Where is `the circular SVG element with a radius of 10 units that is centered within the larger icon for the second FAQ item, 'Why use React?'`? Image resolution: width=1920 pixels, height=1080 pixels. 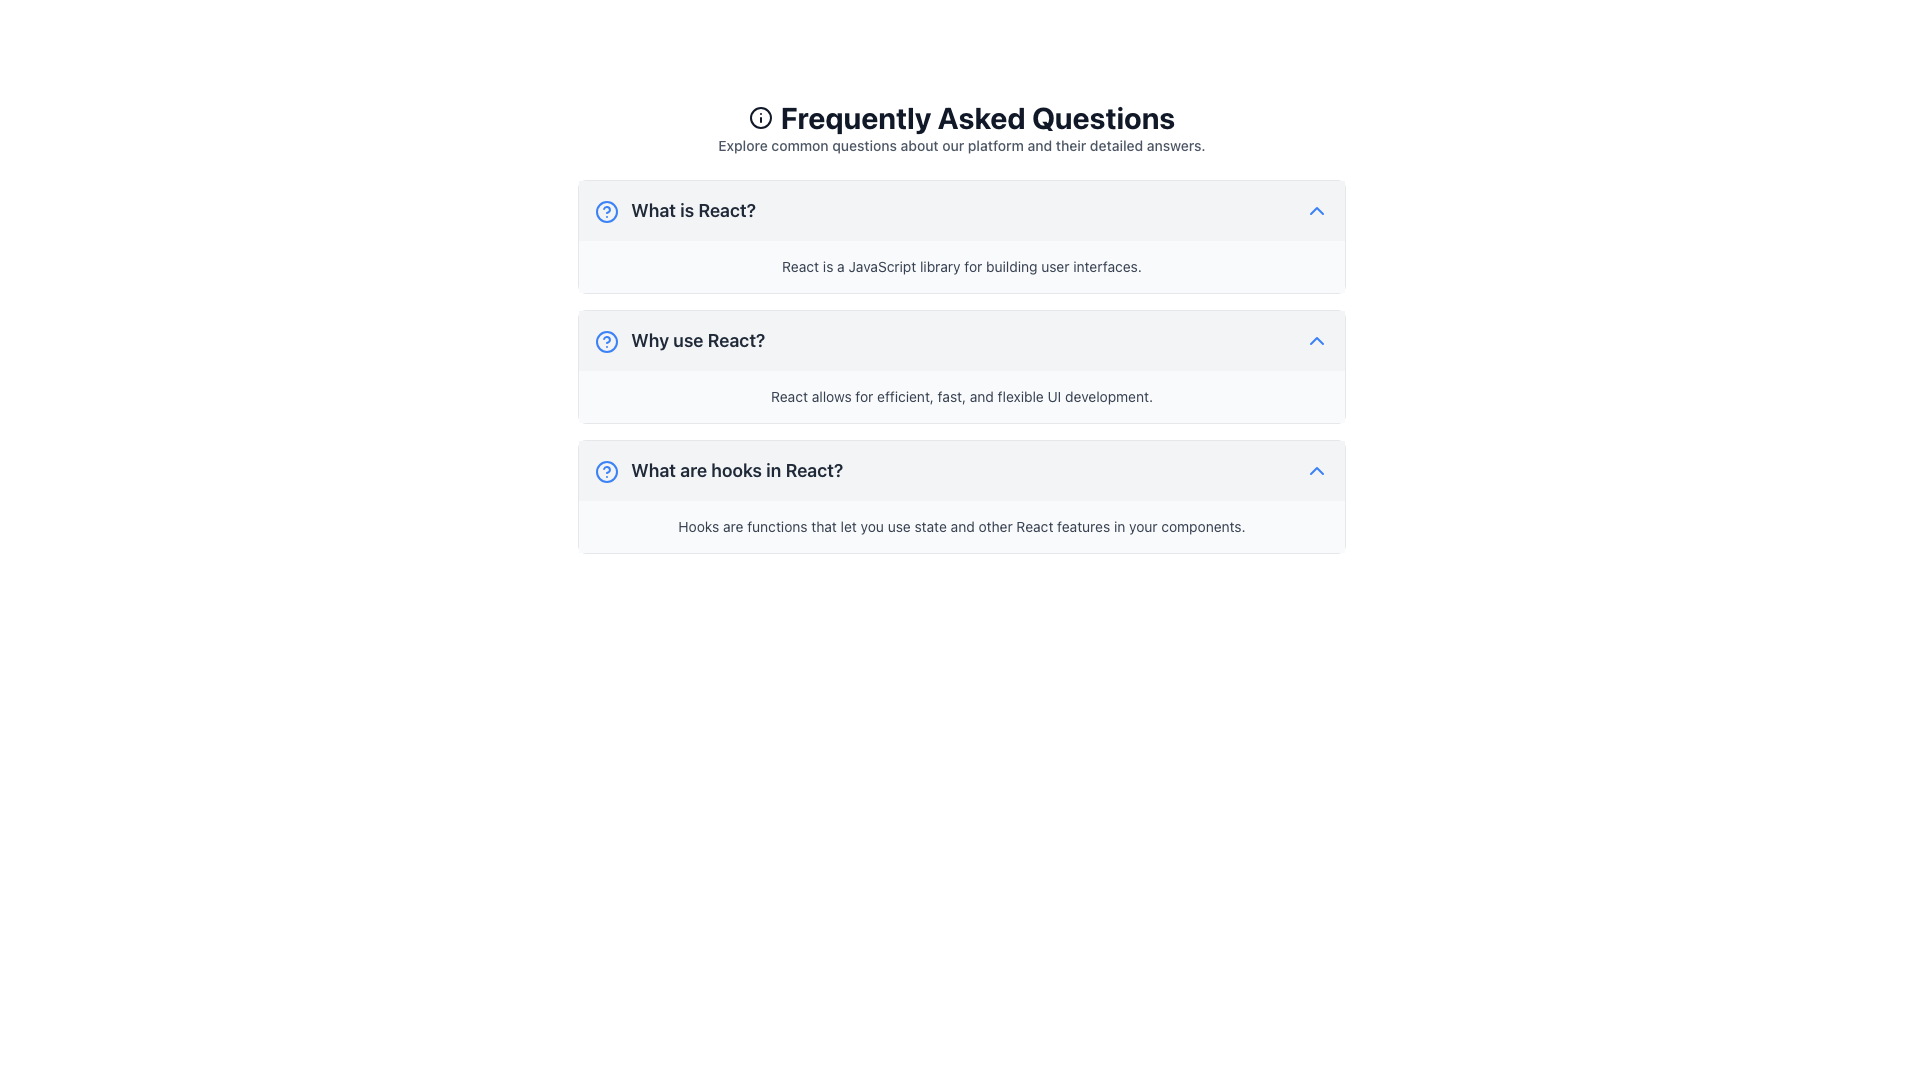
the circular SVG element with a radius of 10 units that is centered within the larger icon for the second FAQ item, 'Why use React?' is located at coordinates (605, 341).